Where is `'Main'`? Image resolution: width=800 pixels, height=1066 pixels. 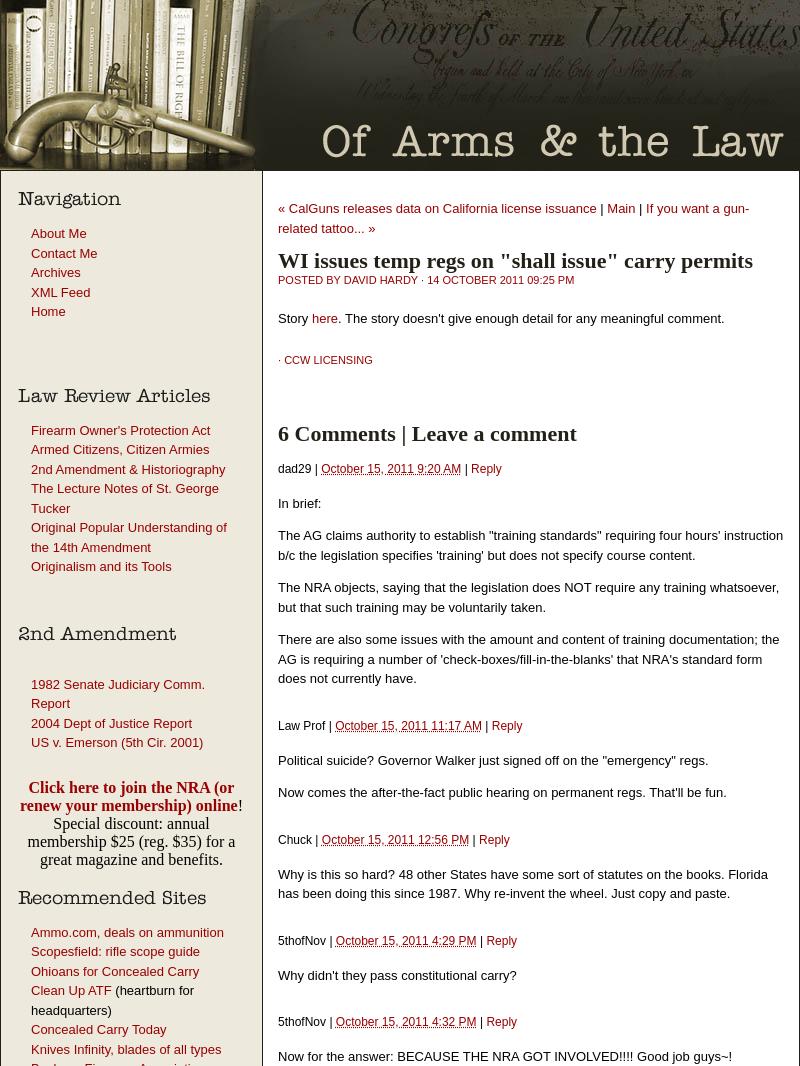 'Main' is located at coordinates (607, 207).